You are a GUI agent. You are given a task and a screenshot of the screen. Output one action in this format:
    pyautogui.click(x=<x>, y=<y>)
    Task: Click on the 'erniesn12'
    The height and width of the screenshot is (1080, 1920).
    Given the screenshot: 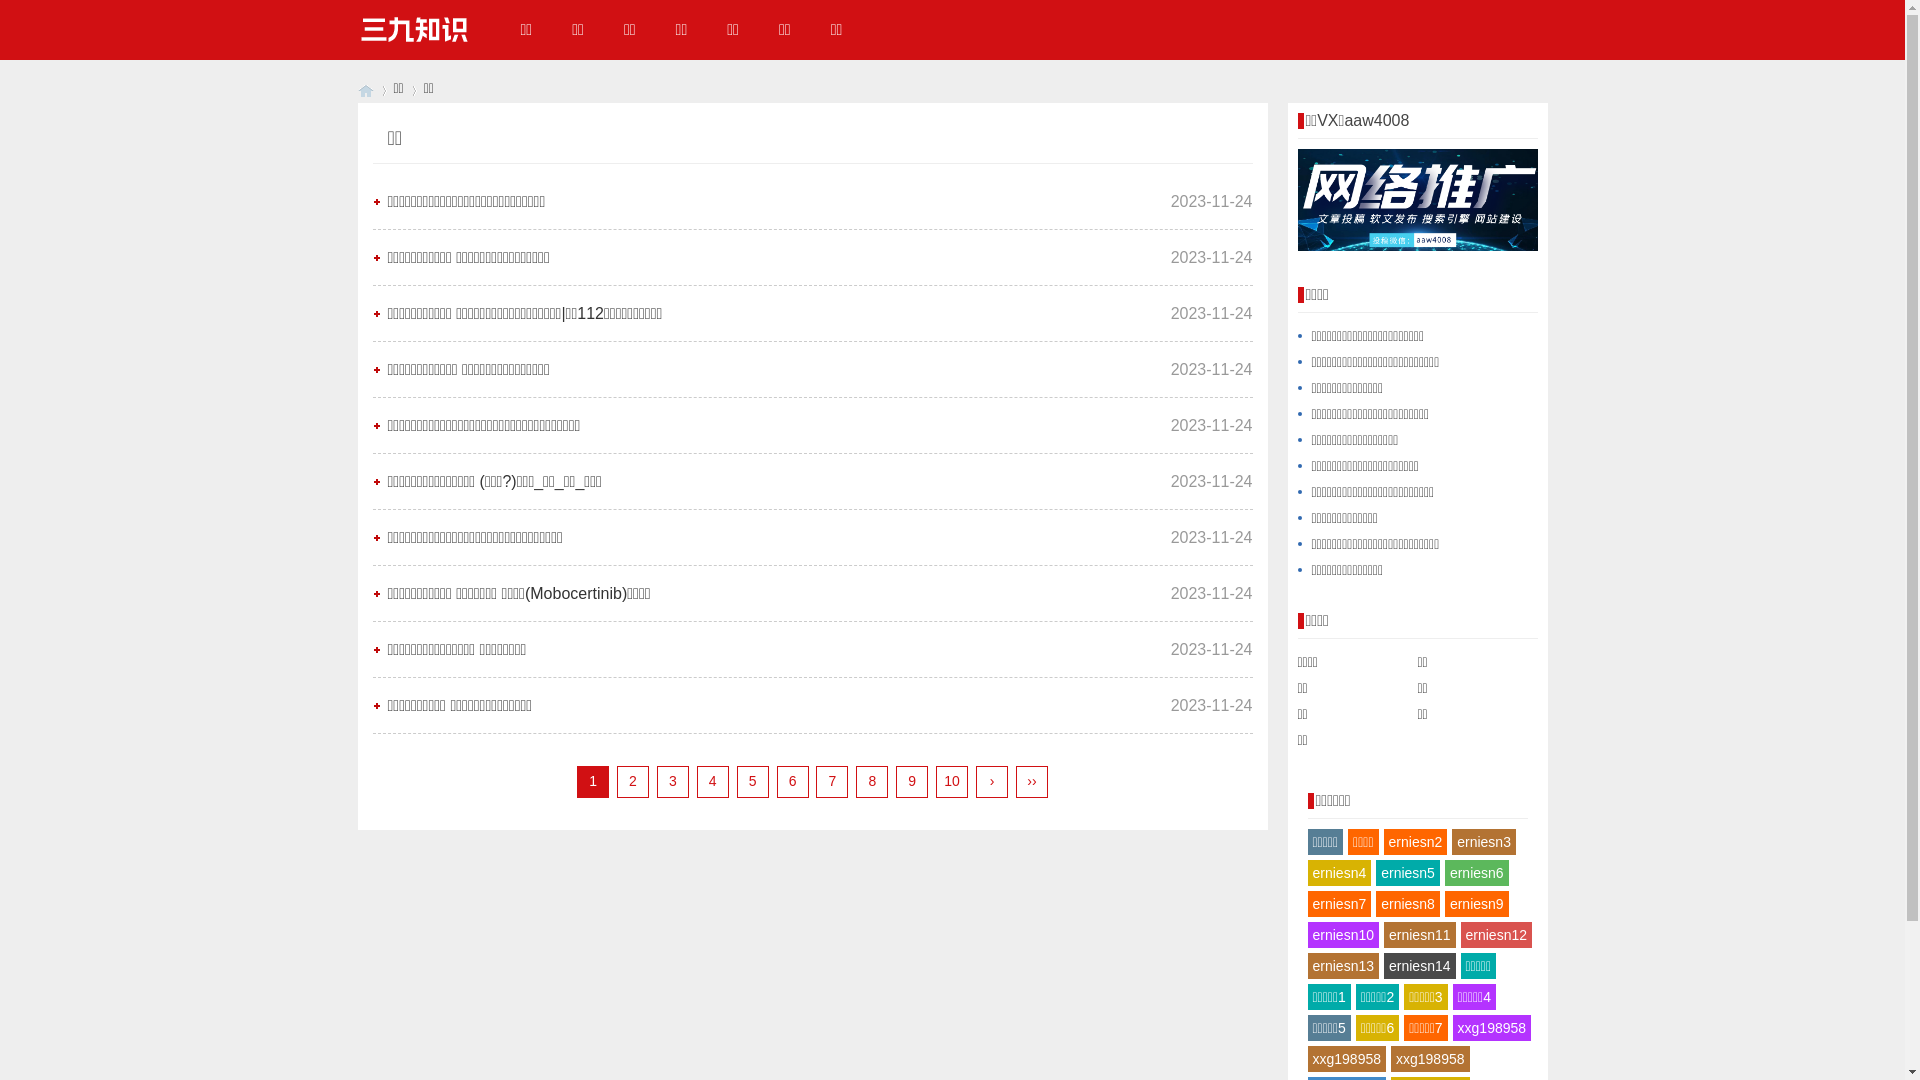 What is the action you would take?
    pyautogui.click(x=1496, y=934)
    